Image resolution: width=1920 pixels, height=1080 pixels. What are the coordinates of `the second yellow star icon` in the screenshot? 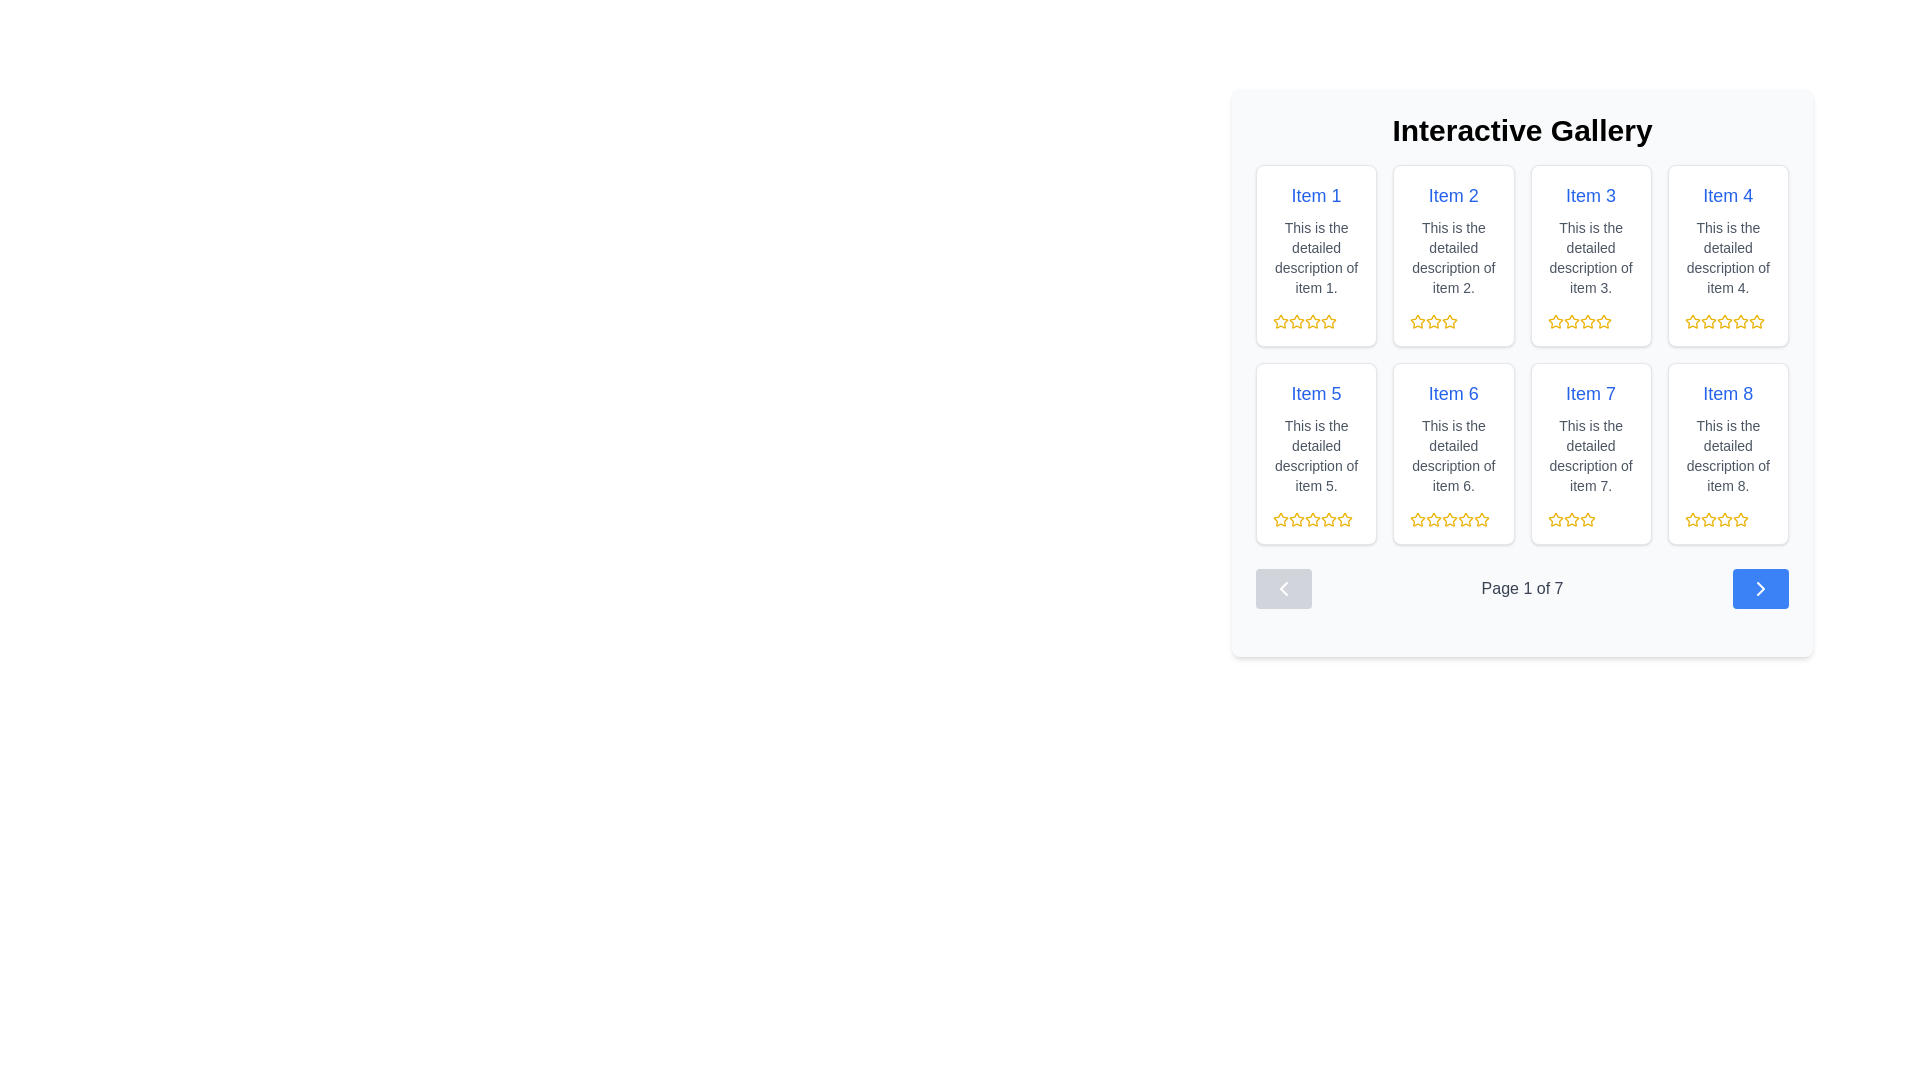 It's located at (1433, 319).